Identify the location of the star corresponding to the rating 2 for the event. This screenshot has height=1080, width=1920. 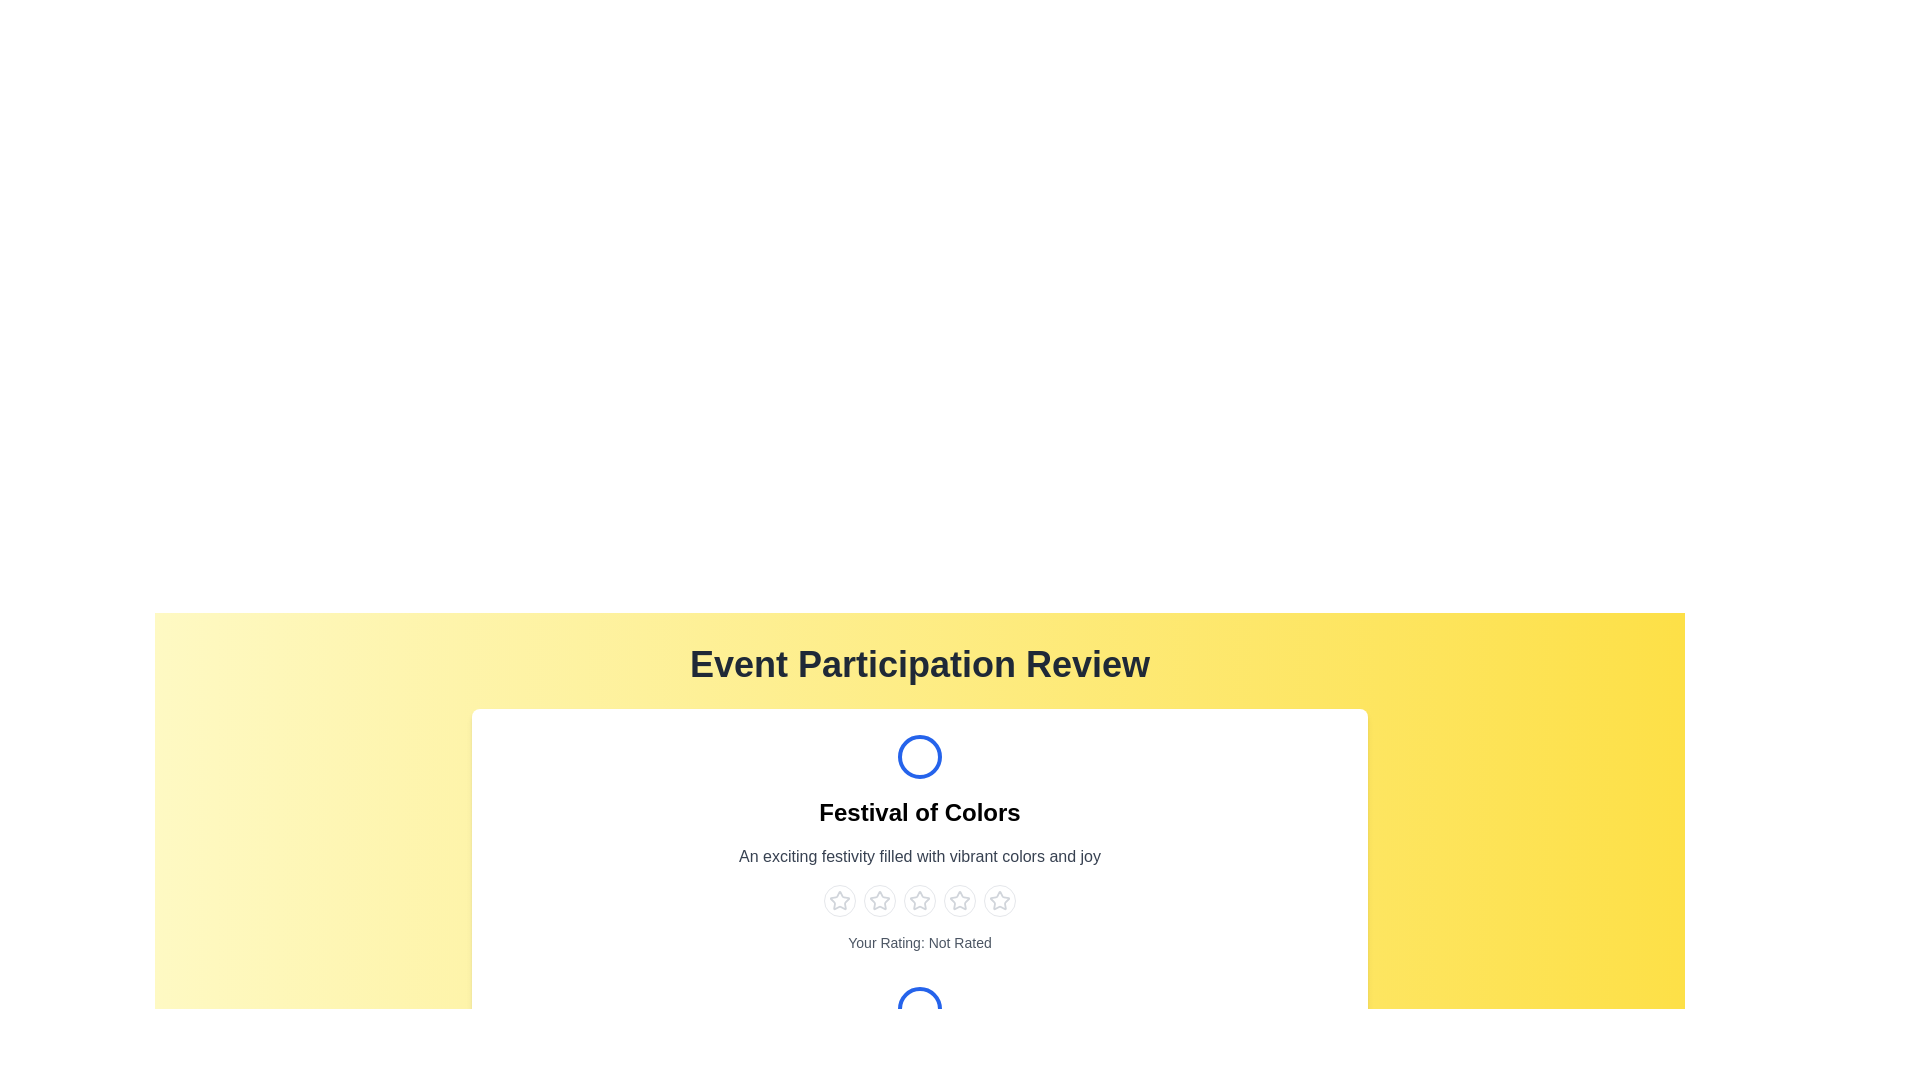
(879, 901).